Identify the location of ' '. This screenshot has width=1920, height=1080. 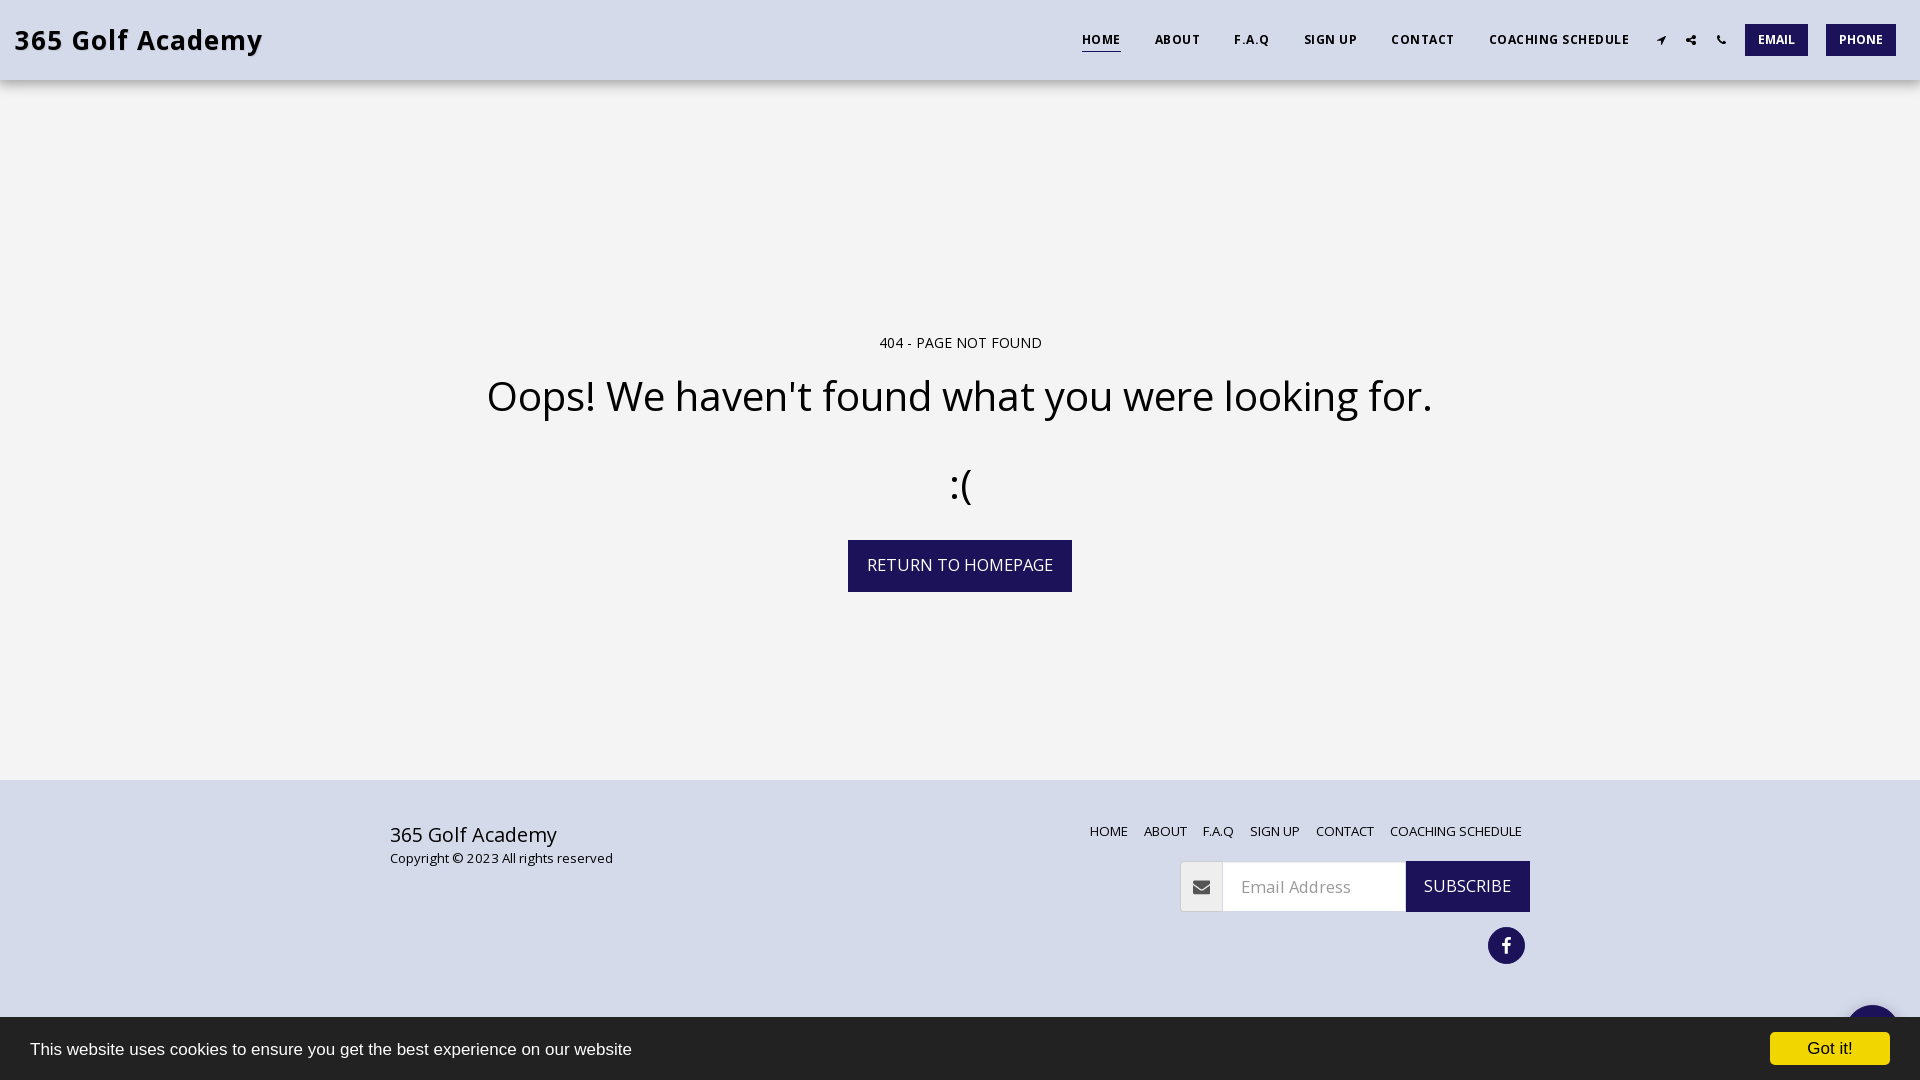
(1506, 945).